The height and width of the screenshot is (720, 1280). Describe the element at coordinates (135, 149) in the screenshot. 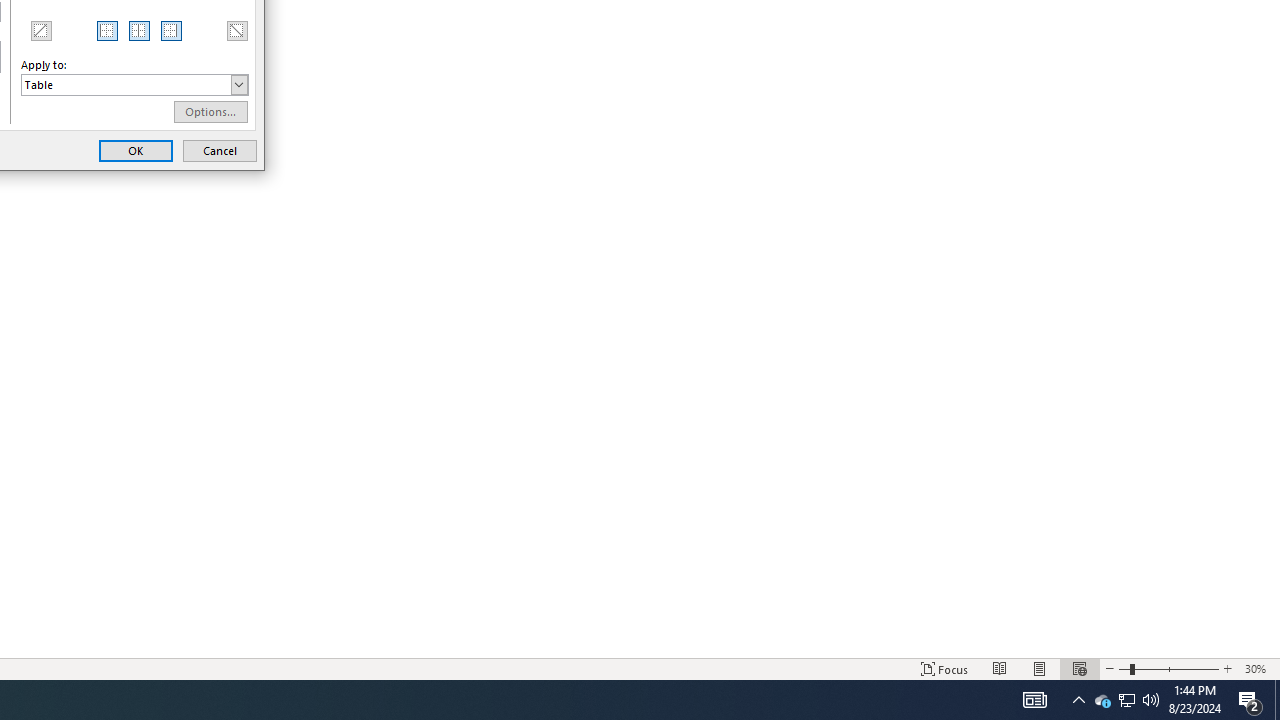

I see `'OK'` at that location.